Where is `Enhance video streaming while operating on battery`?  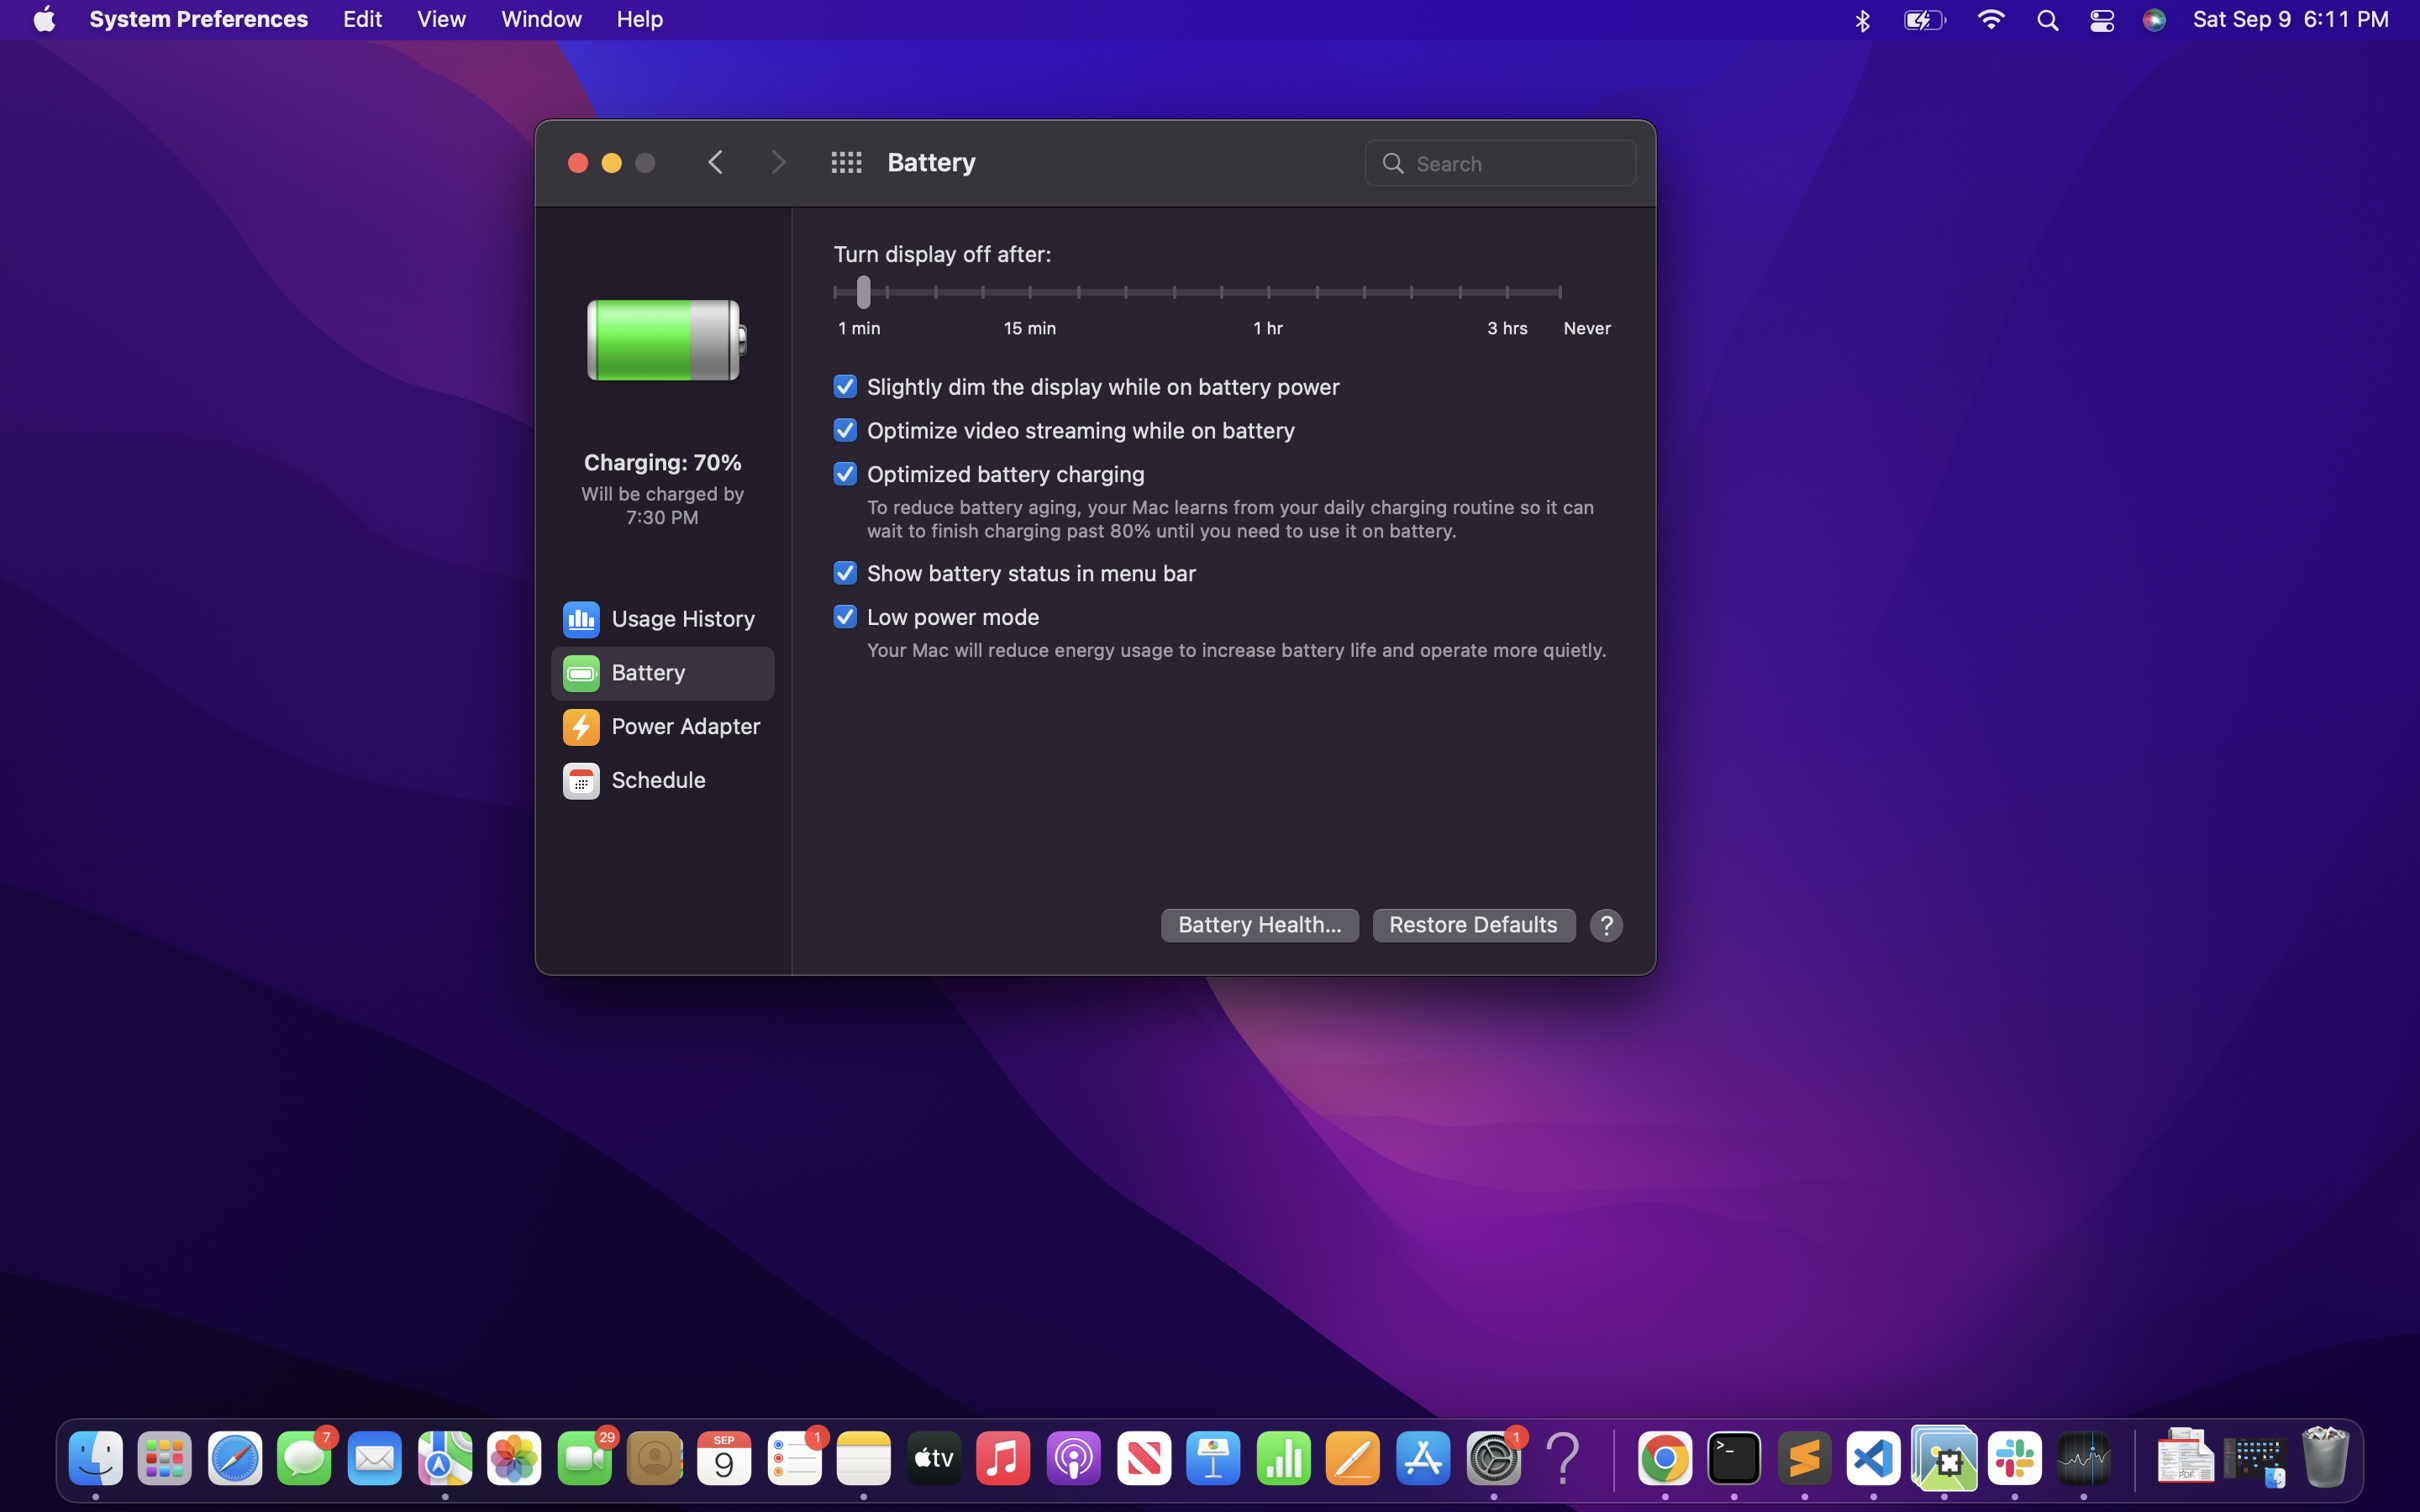 Enhance video streaming while operating on battery is located at coordinates (1064, 427).